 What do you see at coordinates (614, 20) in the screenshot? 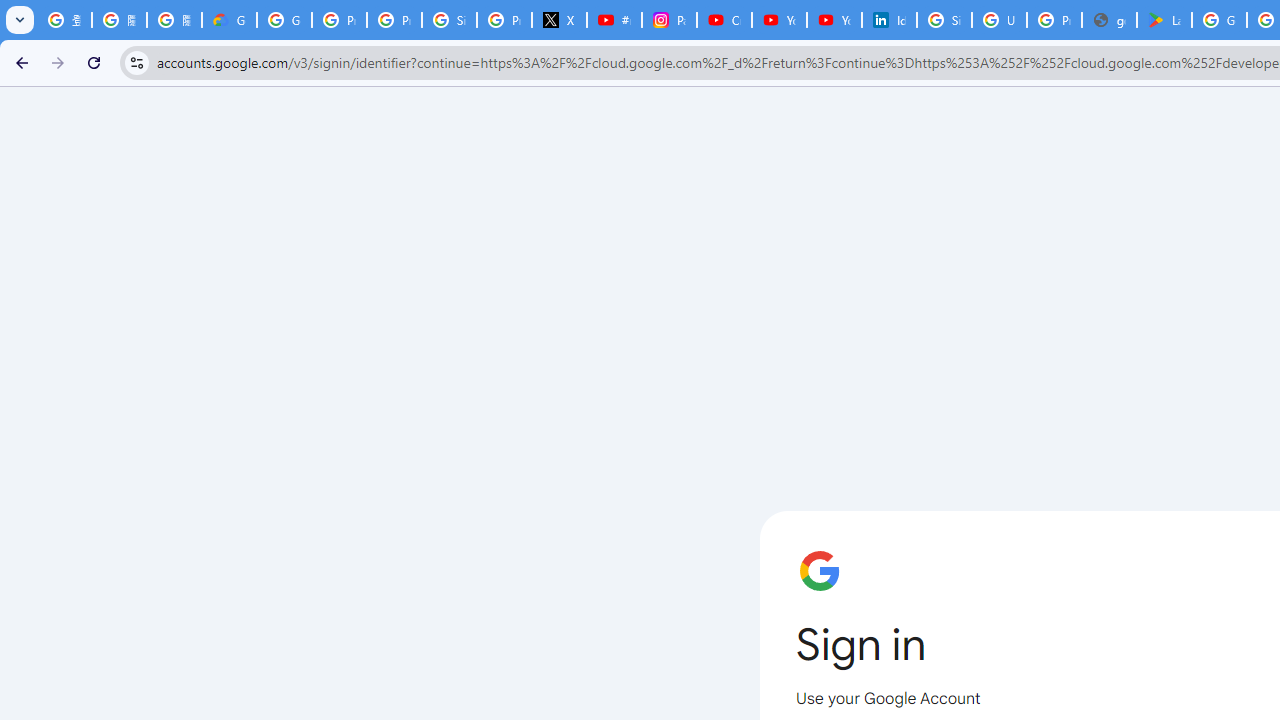
I see `'#nbabasketballhighlights - YouTube'` at bounding box center [614, 20].